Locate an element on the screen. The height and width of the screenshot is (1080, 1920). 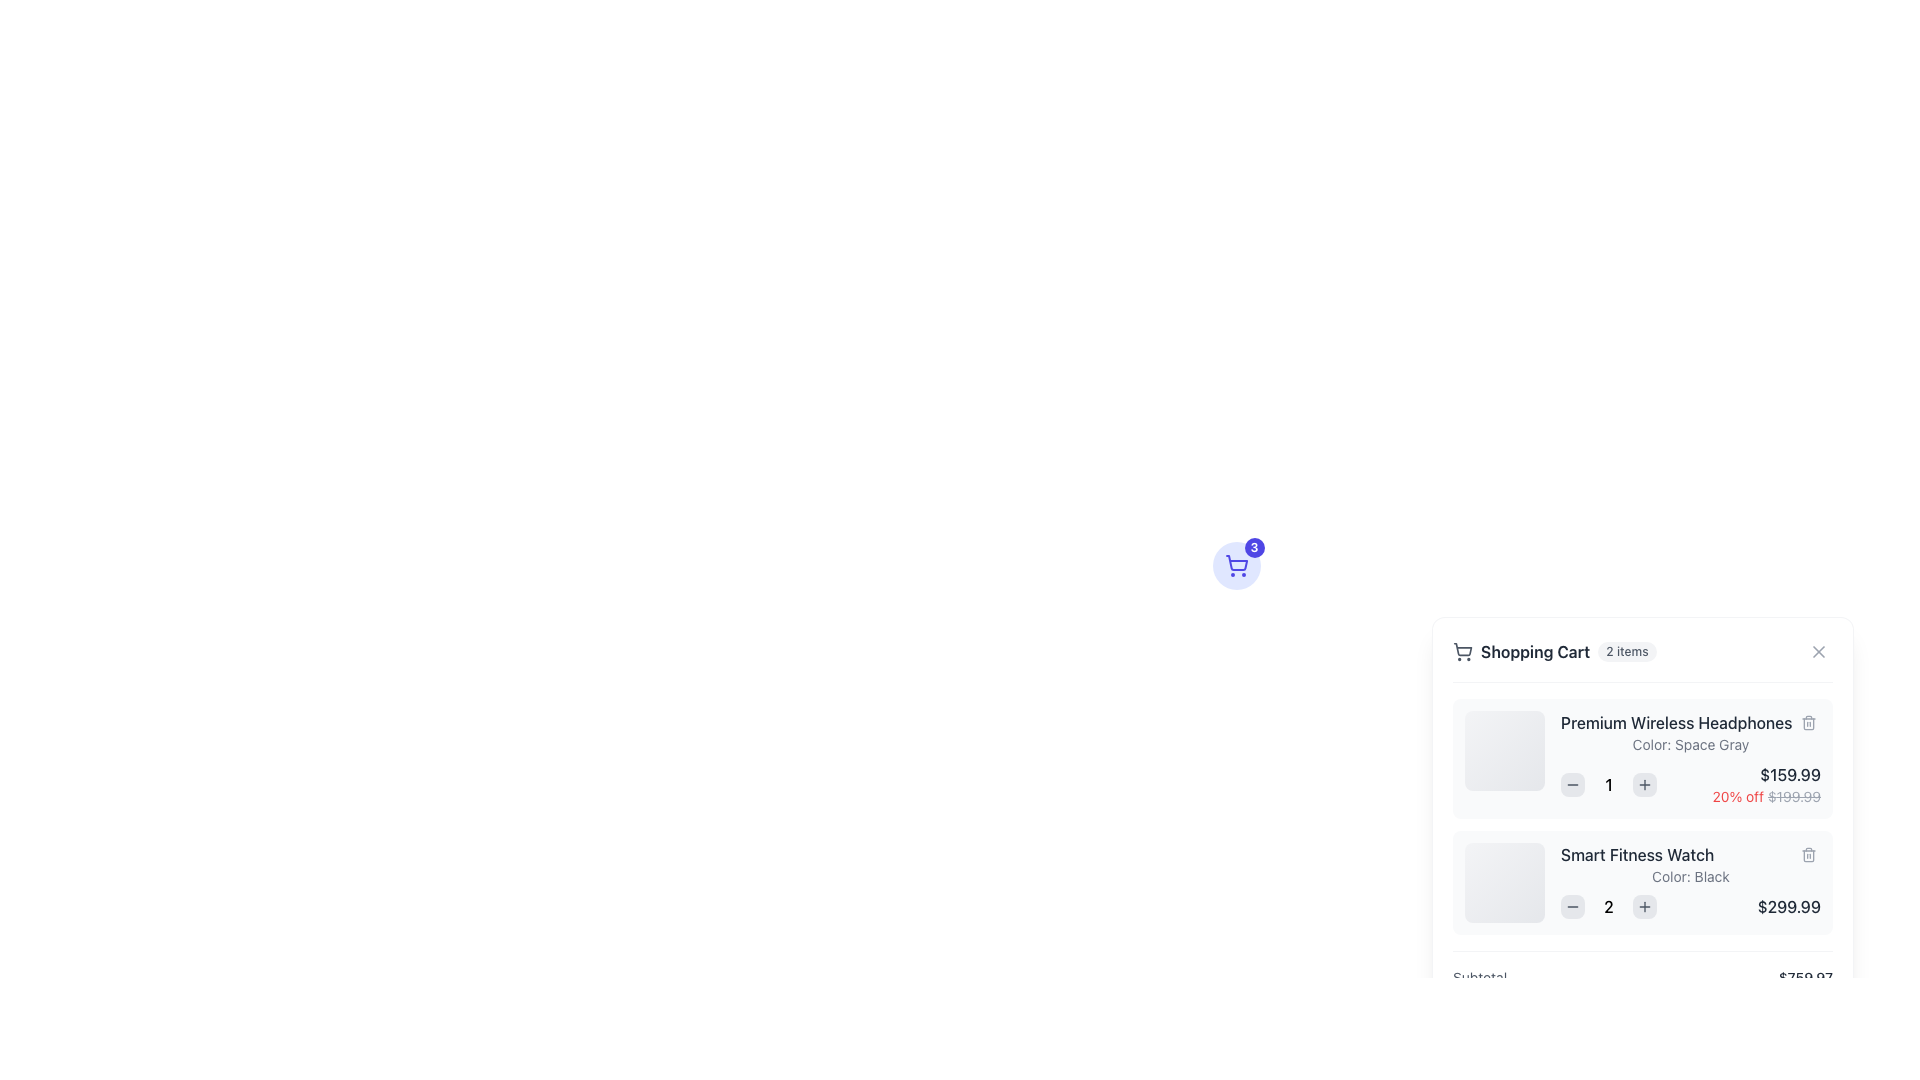
the Image Placeholder for the 'Smart Fitness Watch' located on the left side of the row in the shopping cart section is located at coordinates (1505, 882).